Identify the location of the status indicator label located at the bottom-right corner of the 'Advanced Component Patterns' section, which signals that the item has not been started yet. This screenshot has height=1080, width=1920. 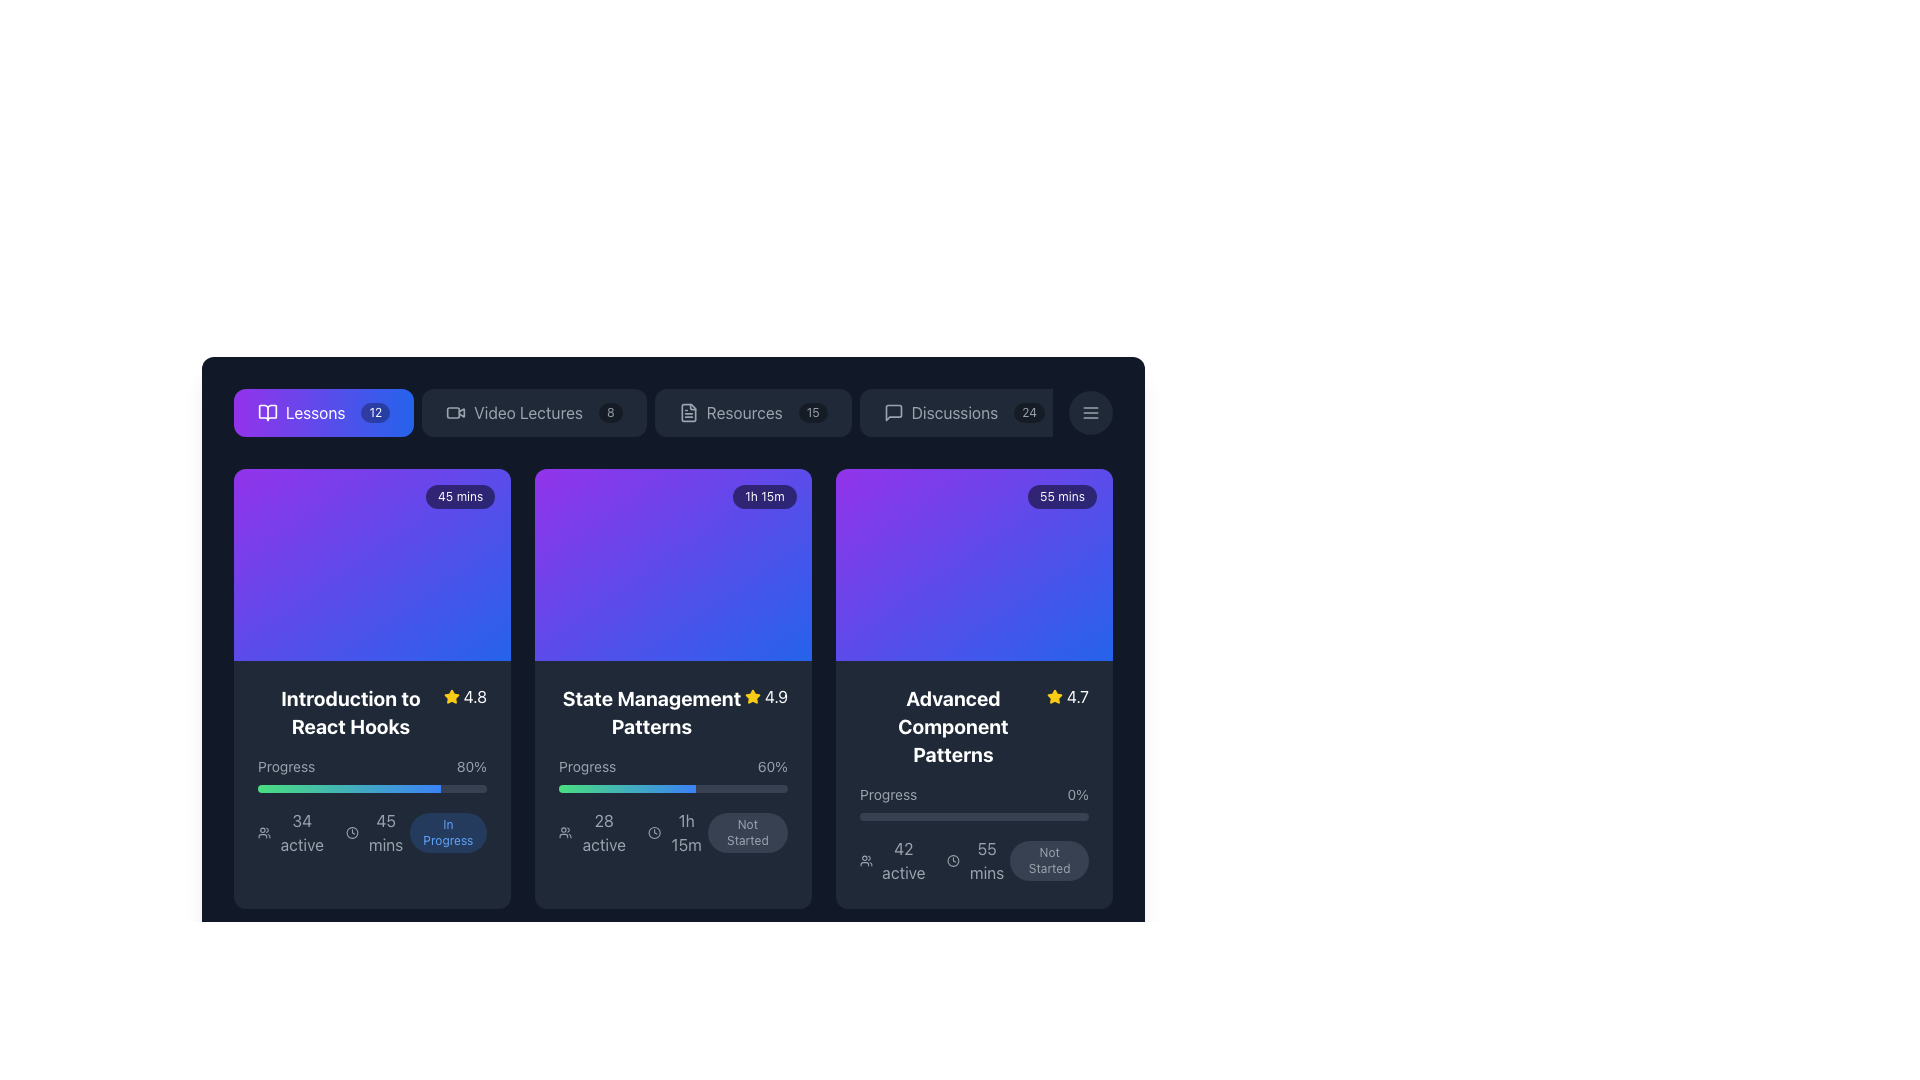
(1048, 859).